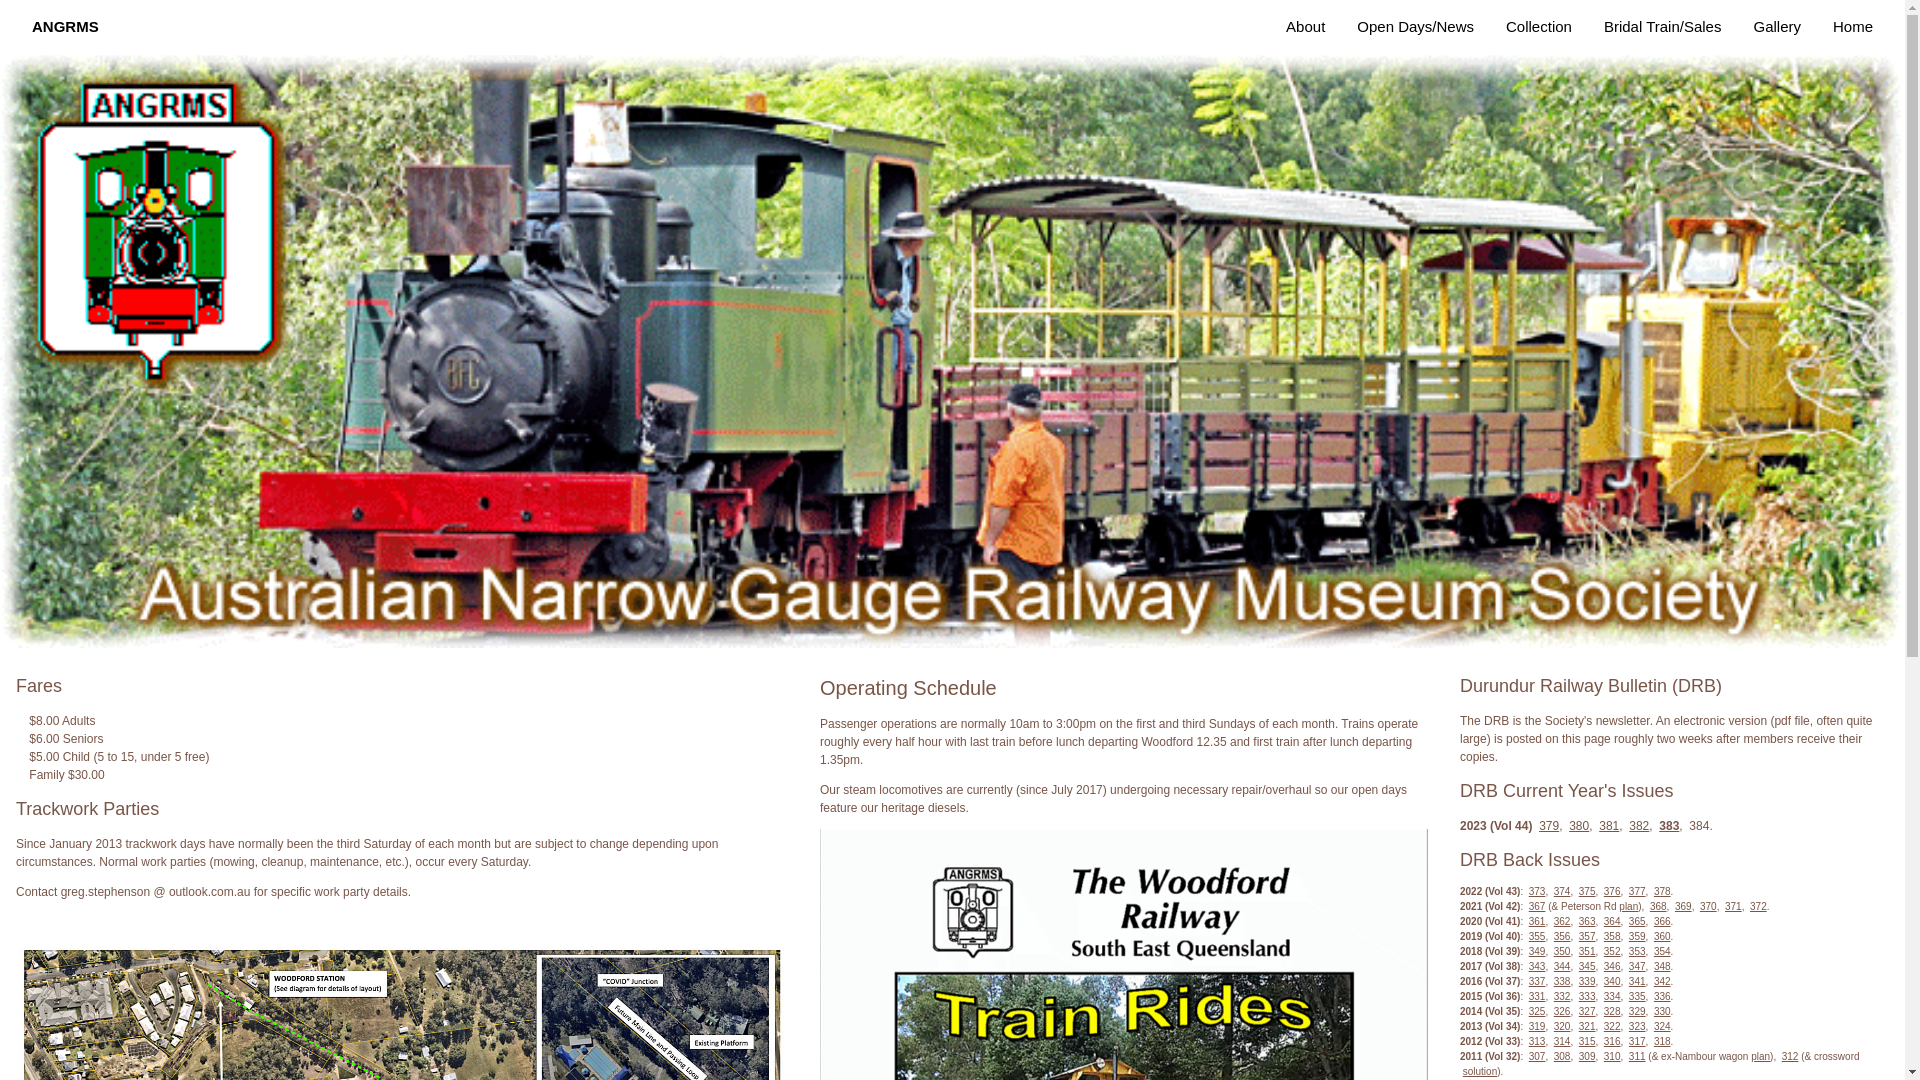 Image resolution: width=1920 pixels, height=1080 pixels. I want to click on '363', so click(1586, 921).